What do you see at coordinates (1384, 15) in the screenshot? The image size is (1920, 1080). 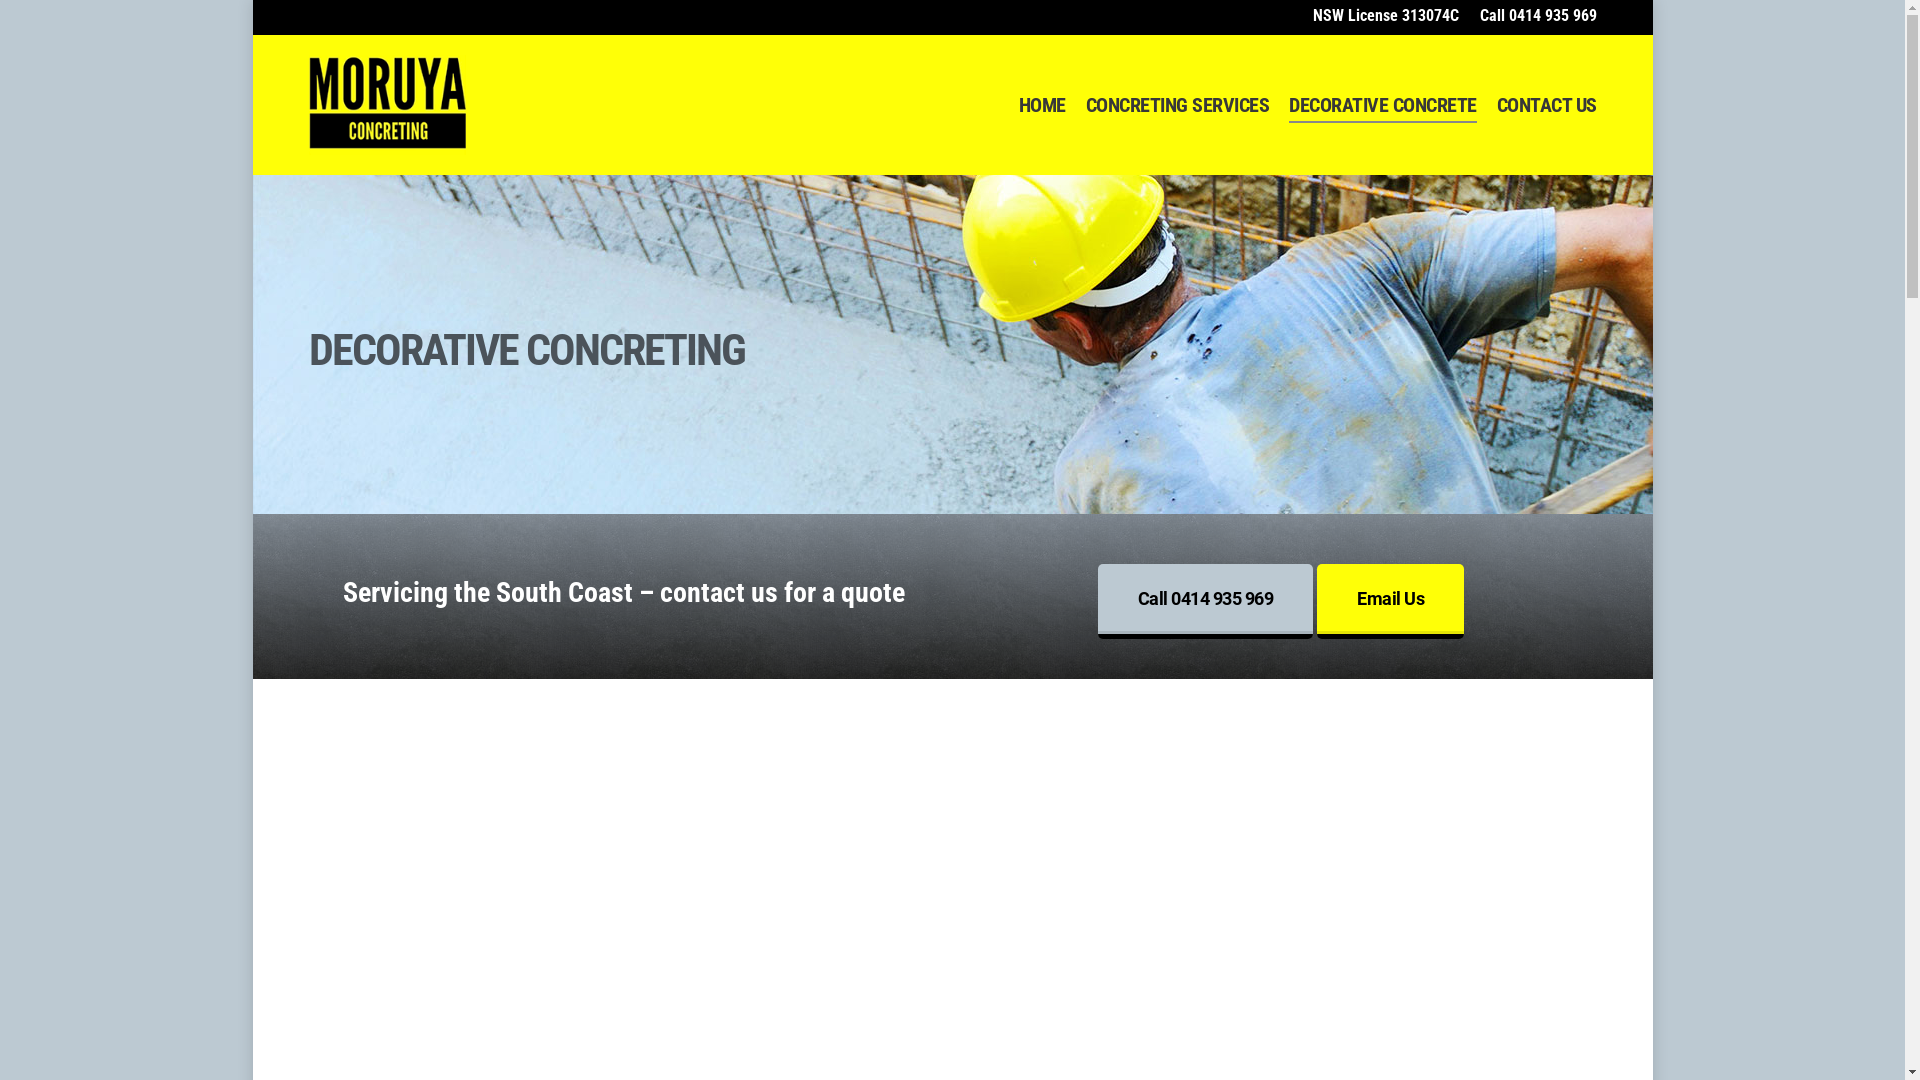 I see `'NSW License 313074C'` at bounding box center [1384, 15].